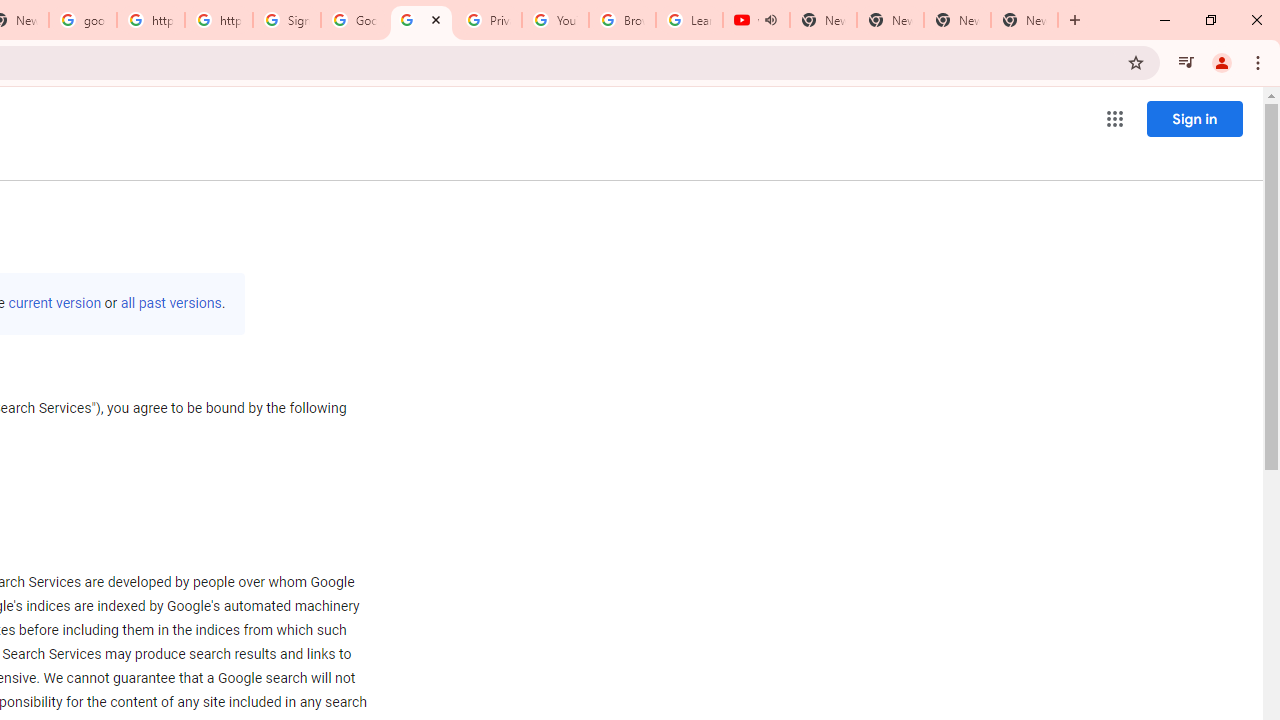 The width and height of the screenshot is (1280, 720). What do you see at coordinates (286, 20) in the screenshot?
I see `'Sign in - Google Accounts'` at bounding box center [286, 20].